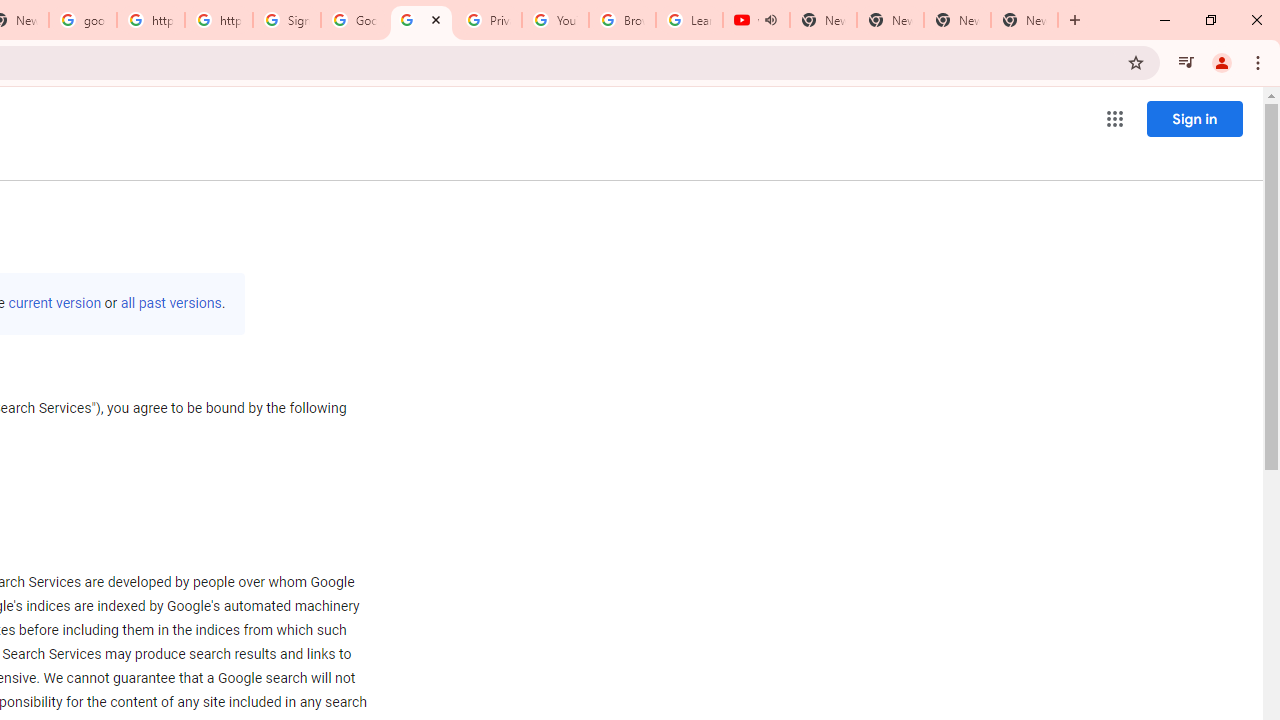 The width and height of the screenshot is (1280, 720). What do you see at coordinates (286, 20) in the screenshot?
I see `'Sign in - Google Accounts'` at bounding box center [286, 20].